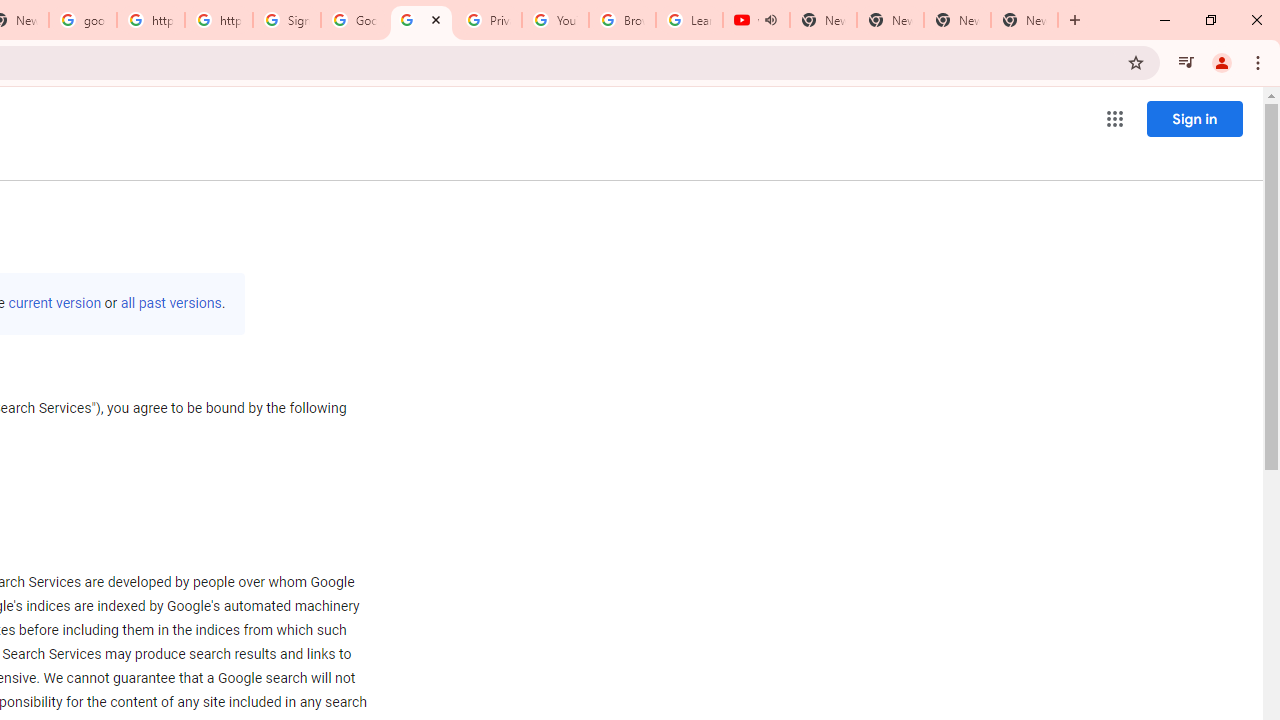 The width and height of the screenshot is (1280, 720). What do you see at coordinates (286, 20) in the screenshot?
I see `'Sign in - Google Accounts'` at bounding box center [286, 20].